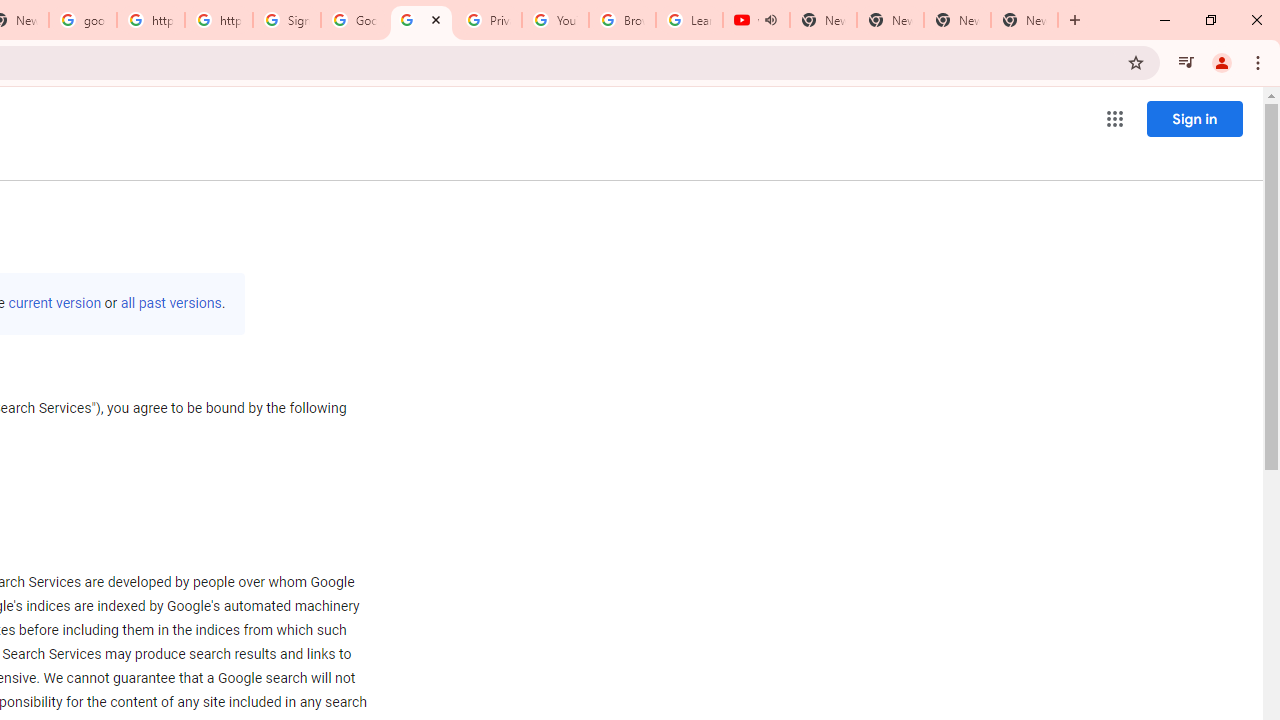 The width and height of the screenshot is (1280, 720). What do you see at coordinates (286, 20) in the screenshot?
I see `'Sign in - Google Accounts'` at bounding box center [286, 20].